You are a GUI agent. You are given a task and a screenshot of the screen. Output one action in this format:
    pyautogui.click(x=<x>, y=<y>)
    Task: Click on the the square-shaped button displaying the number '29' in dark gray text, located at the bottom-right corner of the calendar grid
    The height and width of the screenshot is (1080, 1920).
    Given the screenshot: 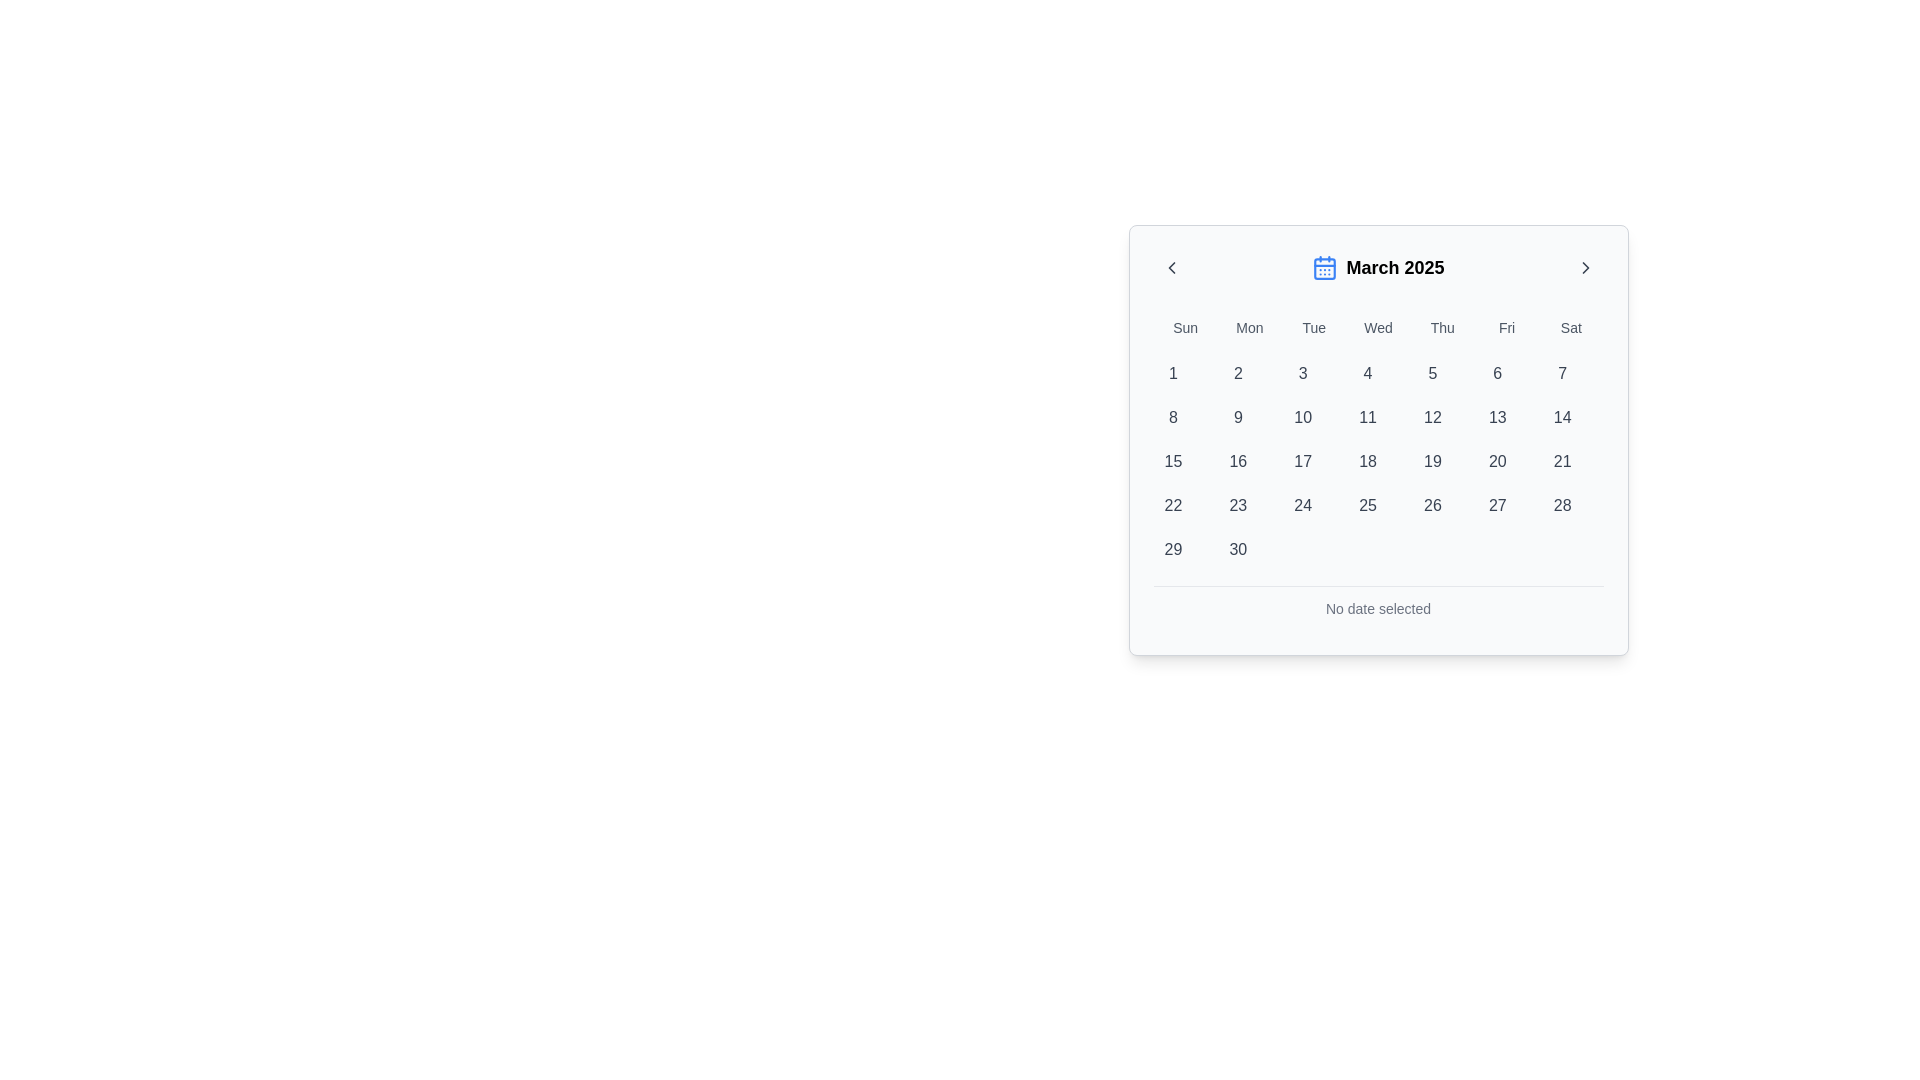 What is the action you would take?
    pyautogui.click(x=1173, y=550)
    